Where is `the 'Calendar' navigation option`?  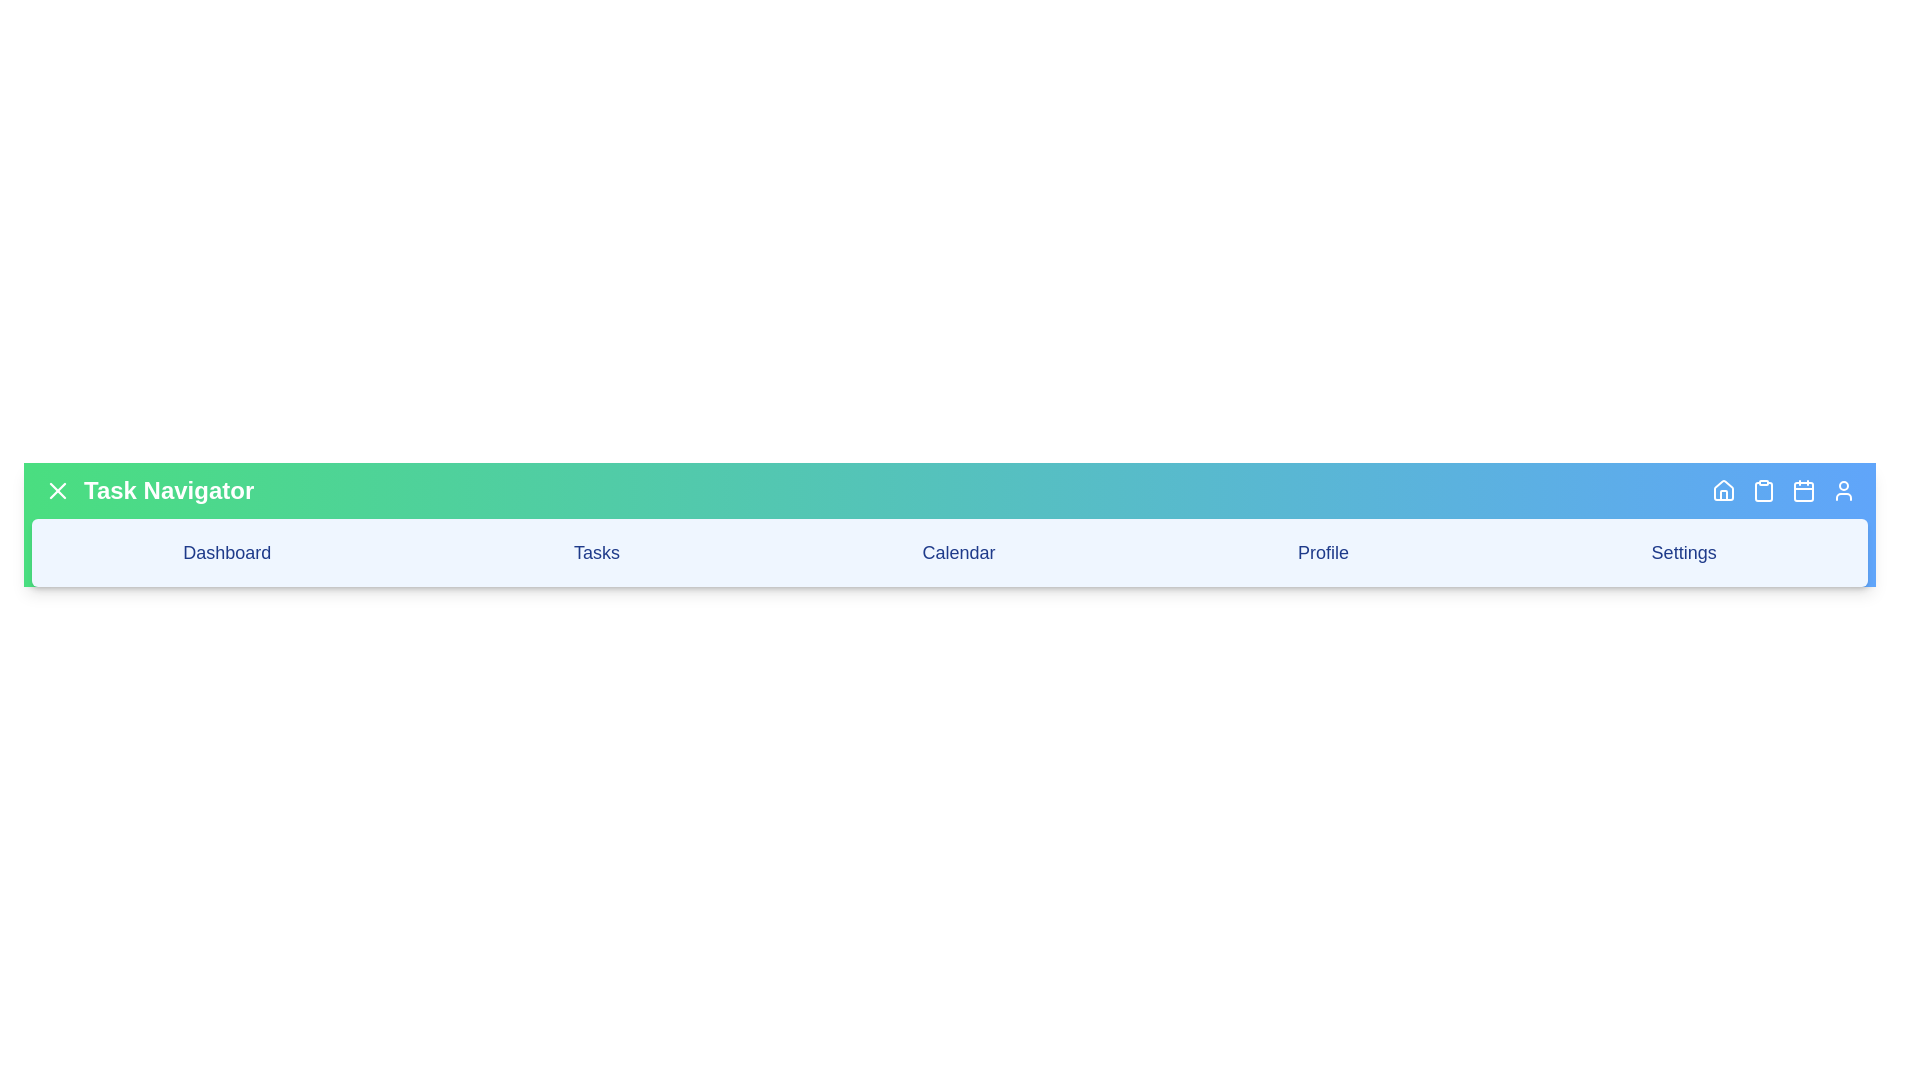 the 'Calendar' navigation option is located at coordinates (957, 552).